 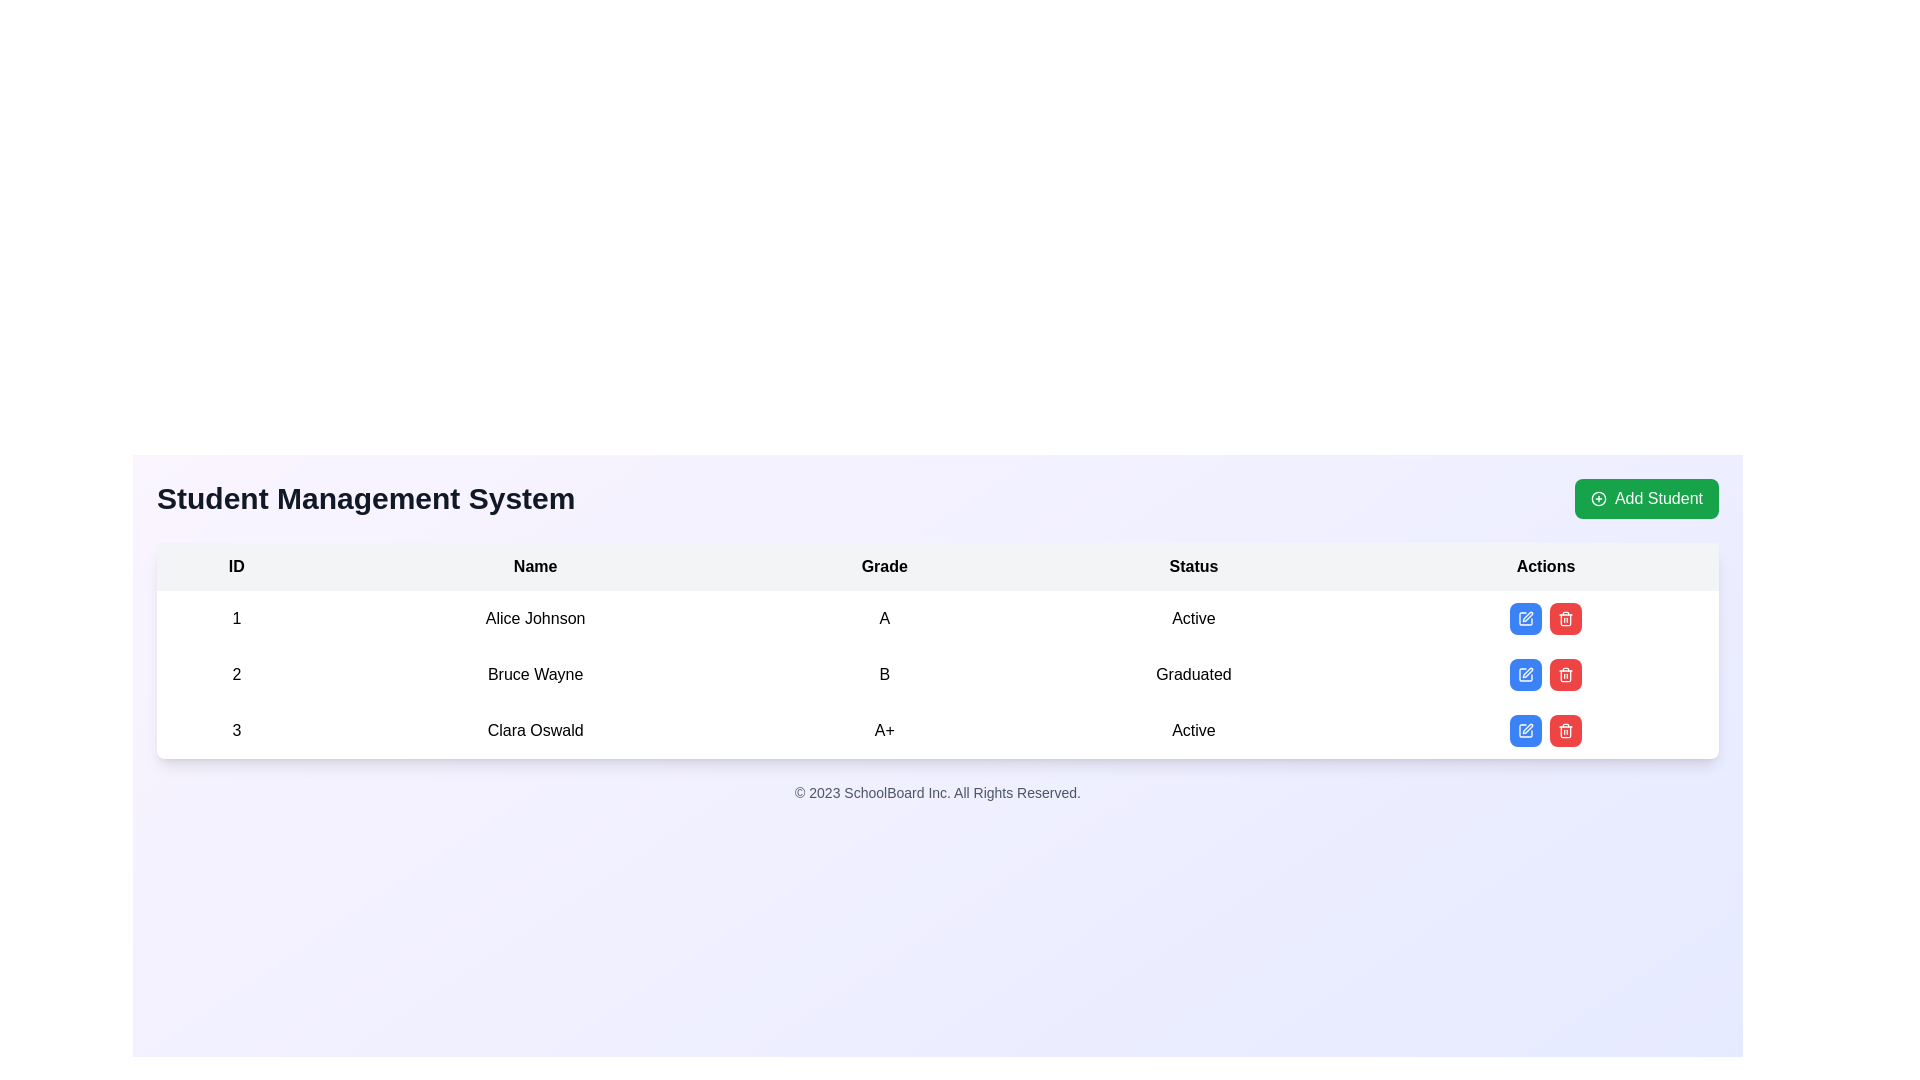 What do you see at coordinates (1193, 617) in the screenshot?
I see `the 'Active' text label in the 'Status' column of the table corresponding to Alice Johnson` at bounding box center [1193, 617].